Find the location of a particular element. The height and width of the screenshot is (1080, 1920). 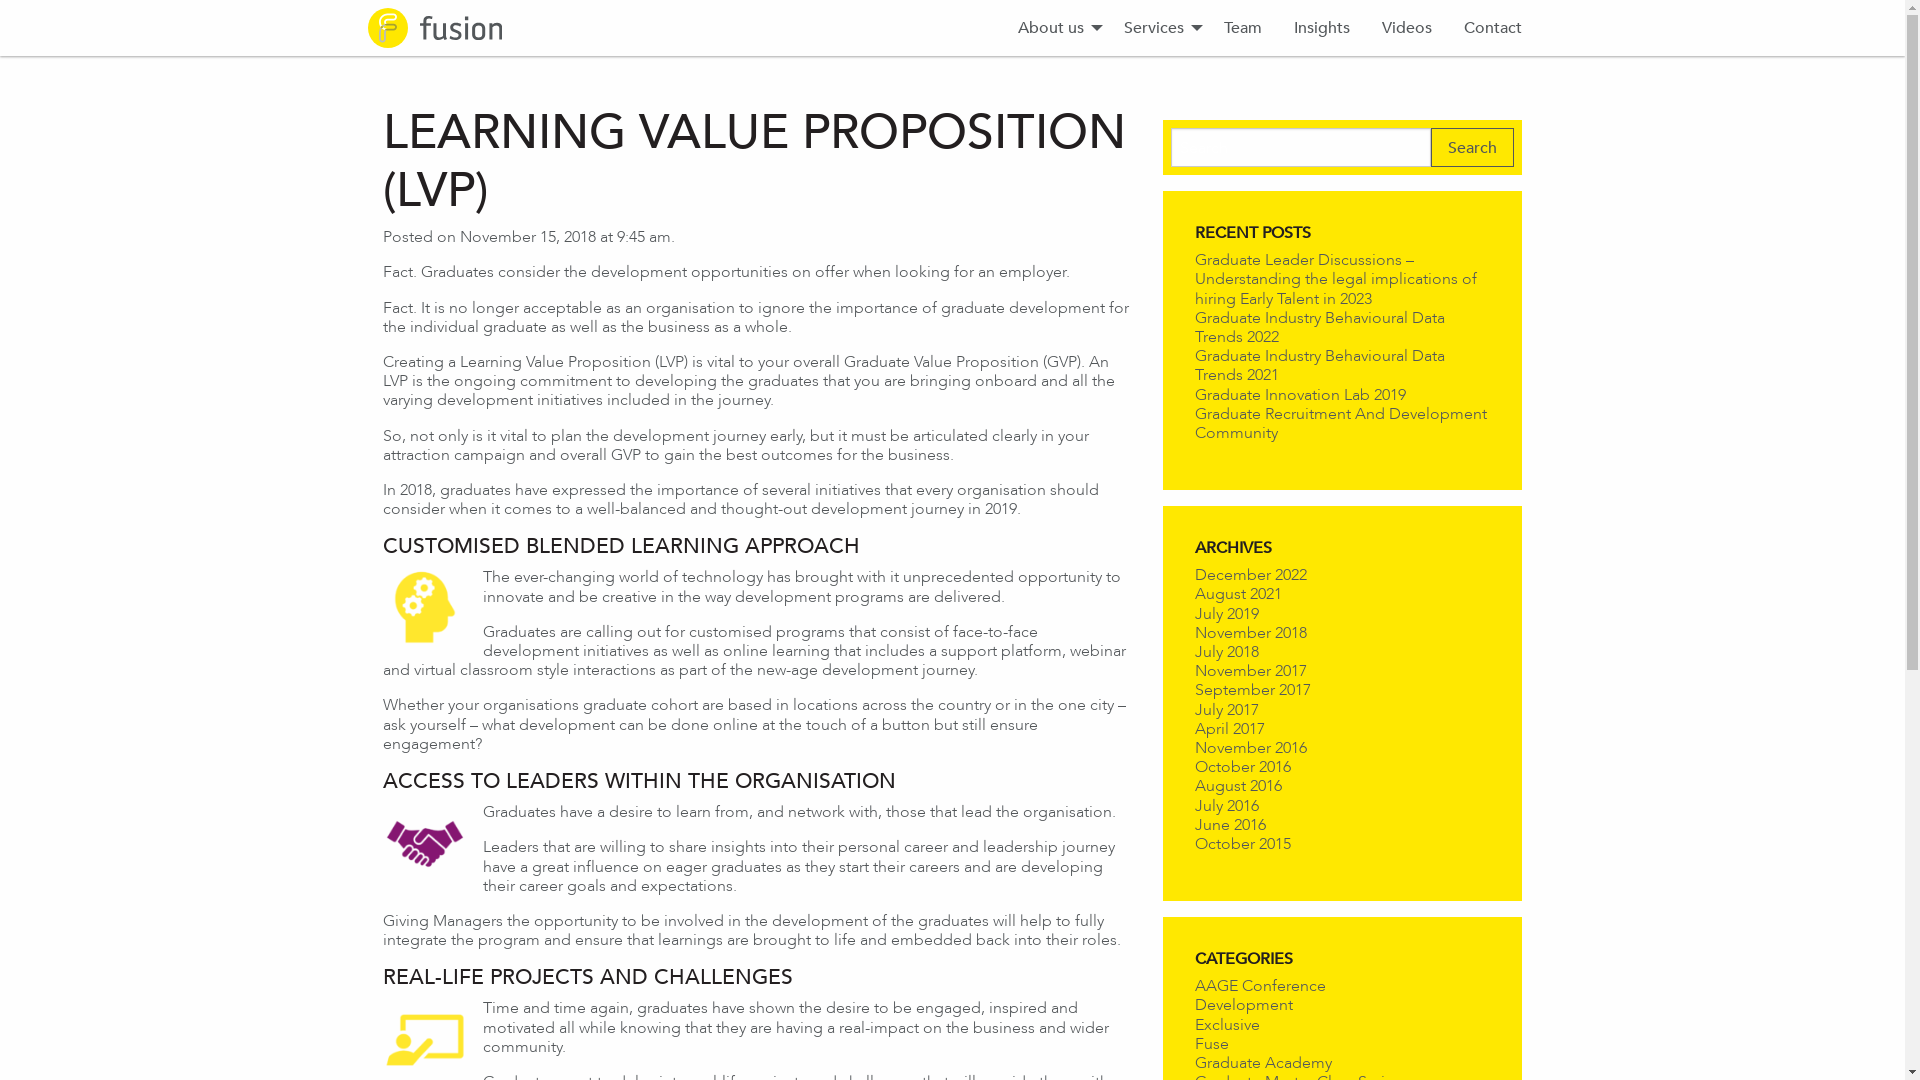

'August 2016' is located at coordinates (1236, 784).